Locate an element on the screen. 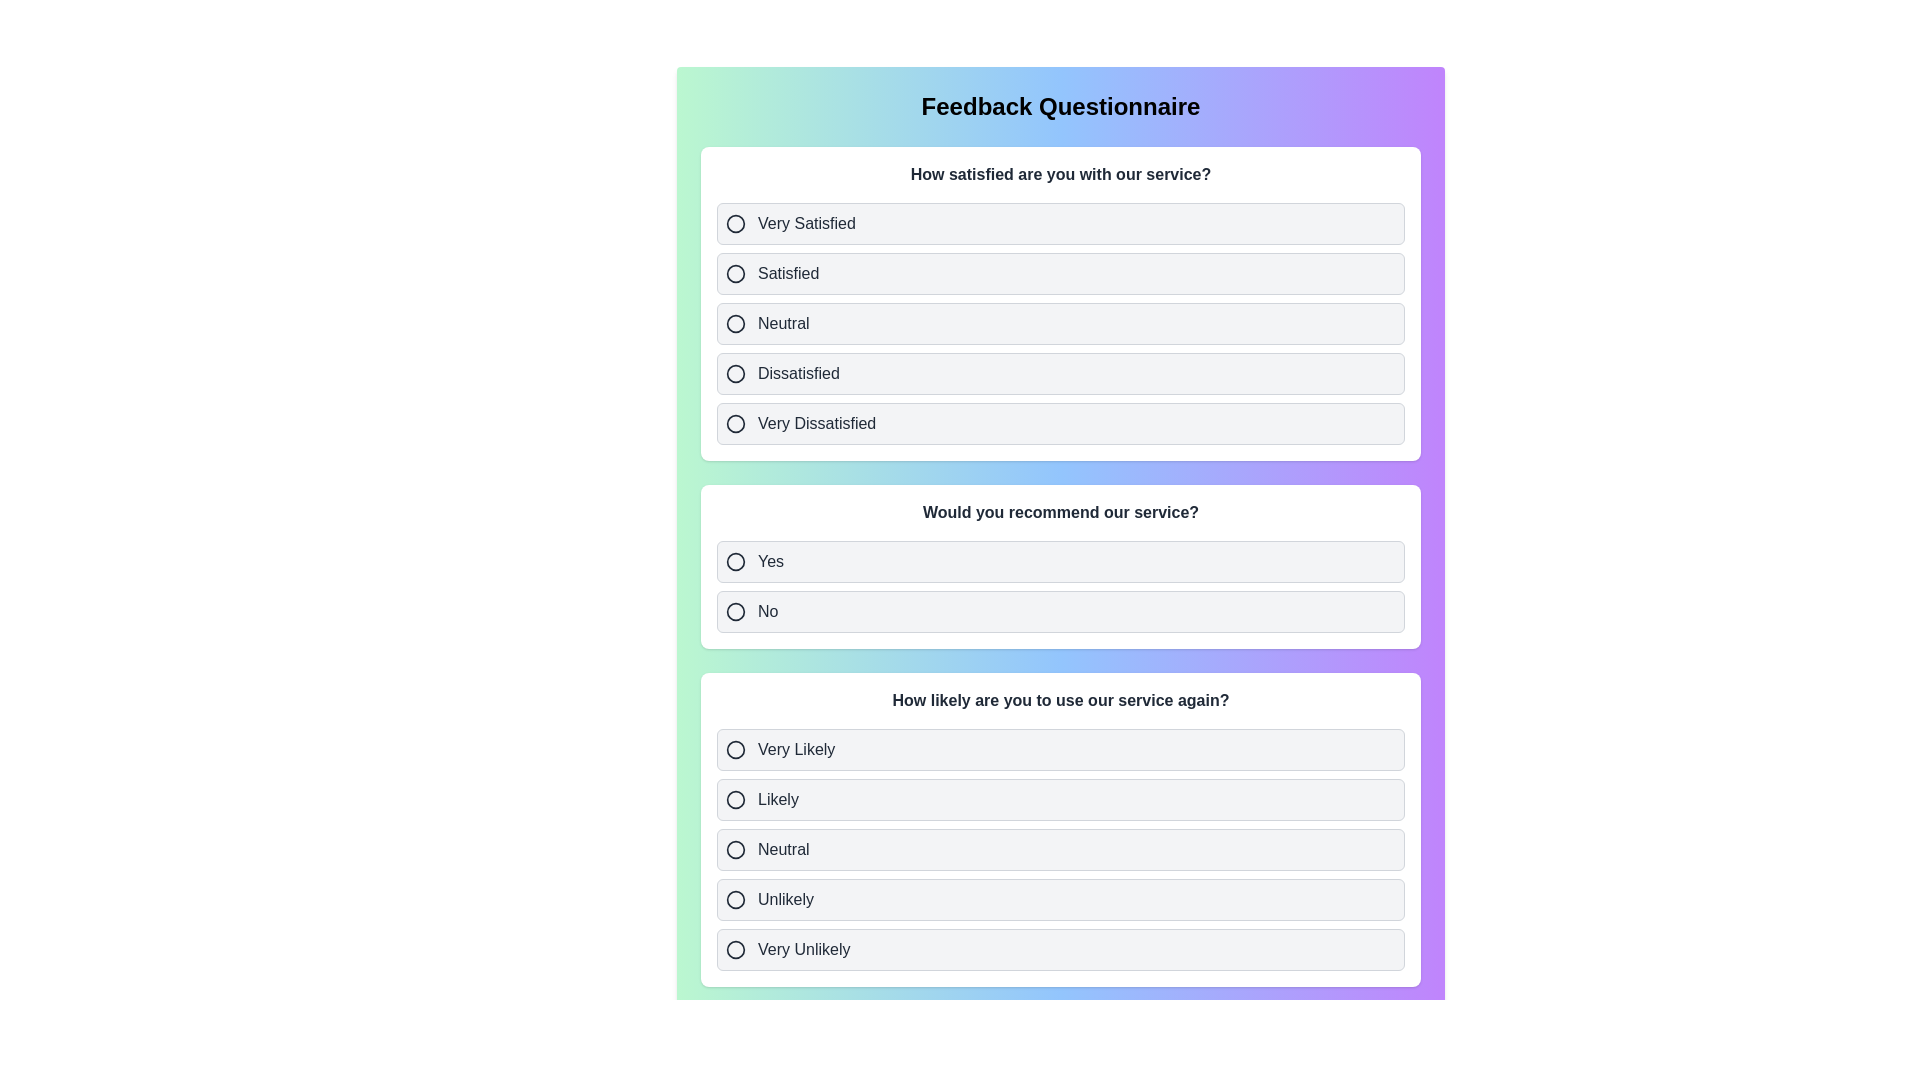 This screenshot has height=1080, width=1920. the option Satisfied for the first question is located at coordinates (1059, 273).